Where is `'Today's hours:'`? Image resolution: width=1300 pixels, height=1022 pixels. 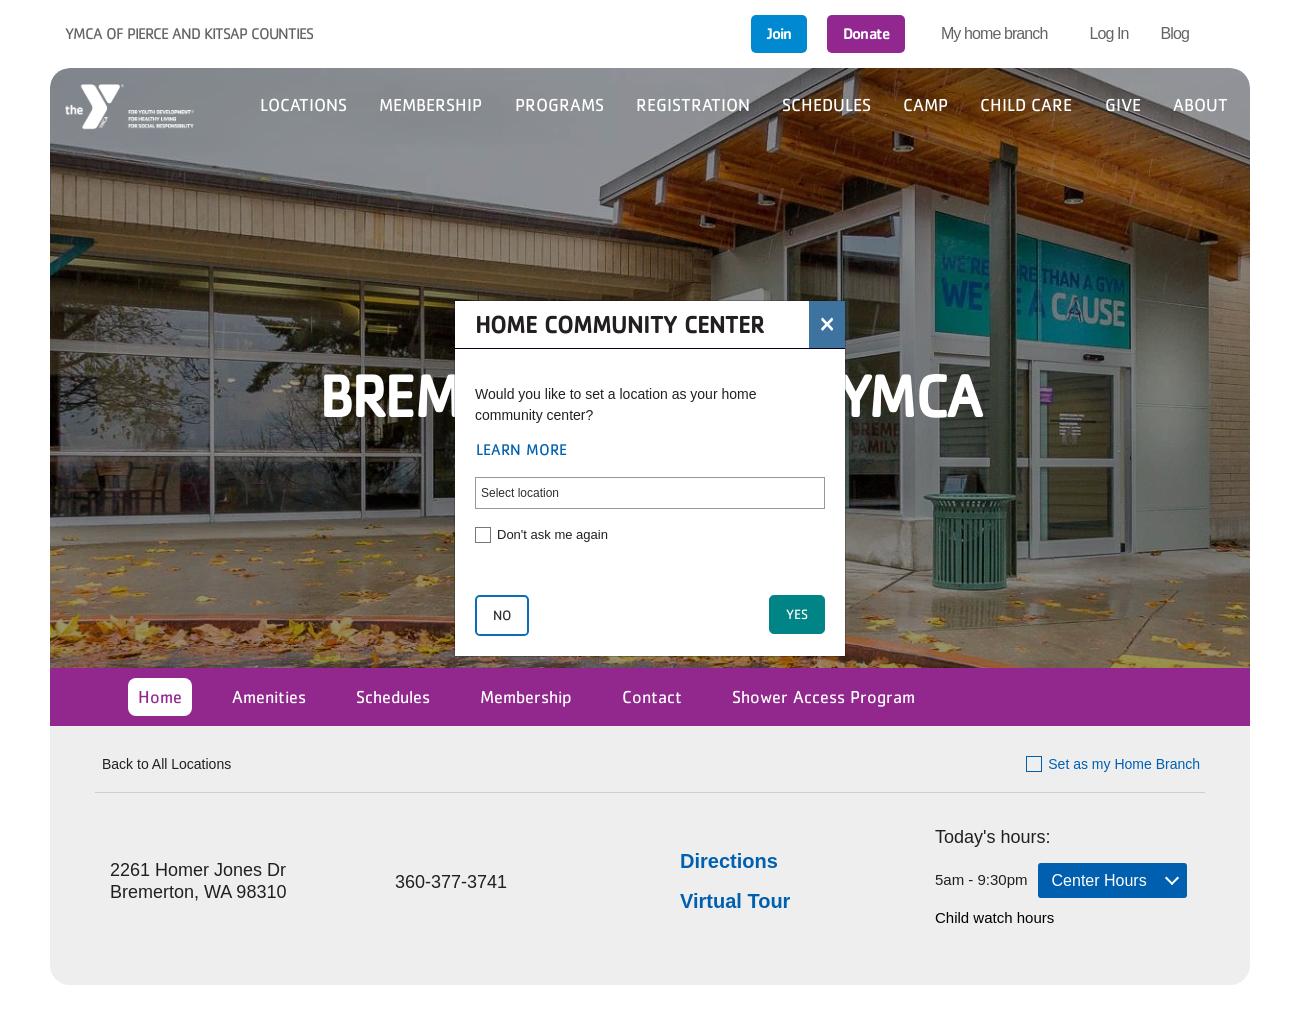 'Today's hours:' is located at coordinates (991, 834).